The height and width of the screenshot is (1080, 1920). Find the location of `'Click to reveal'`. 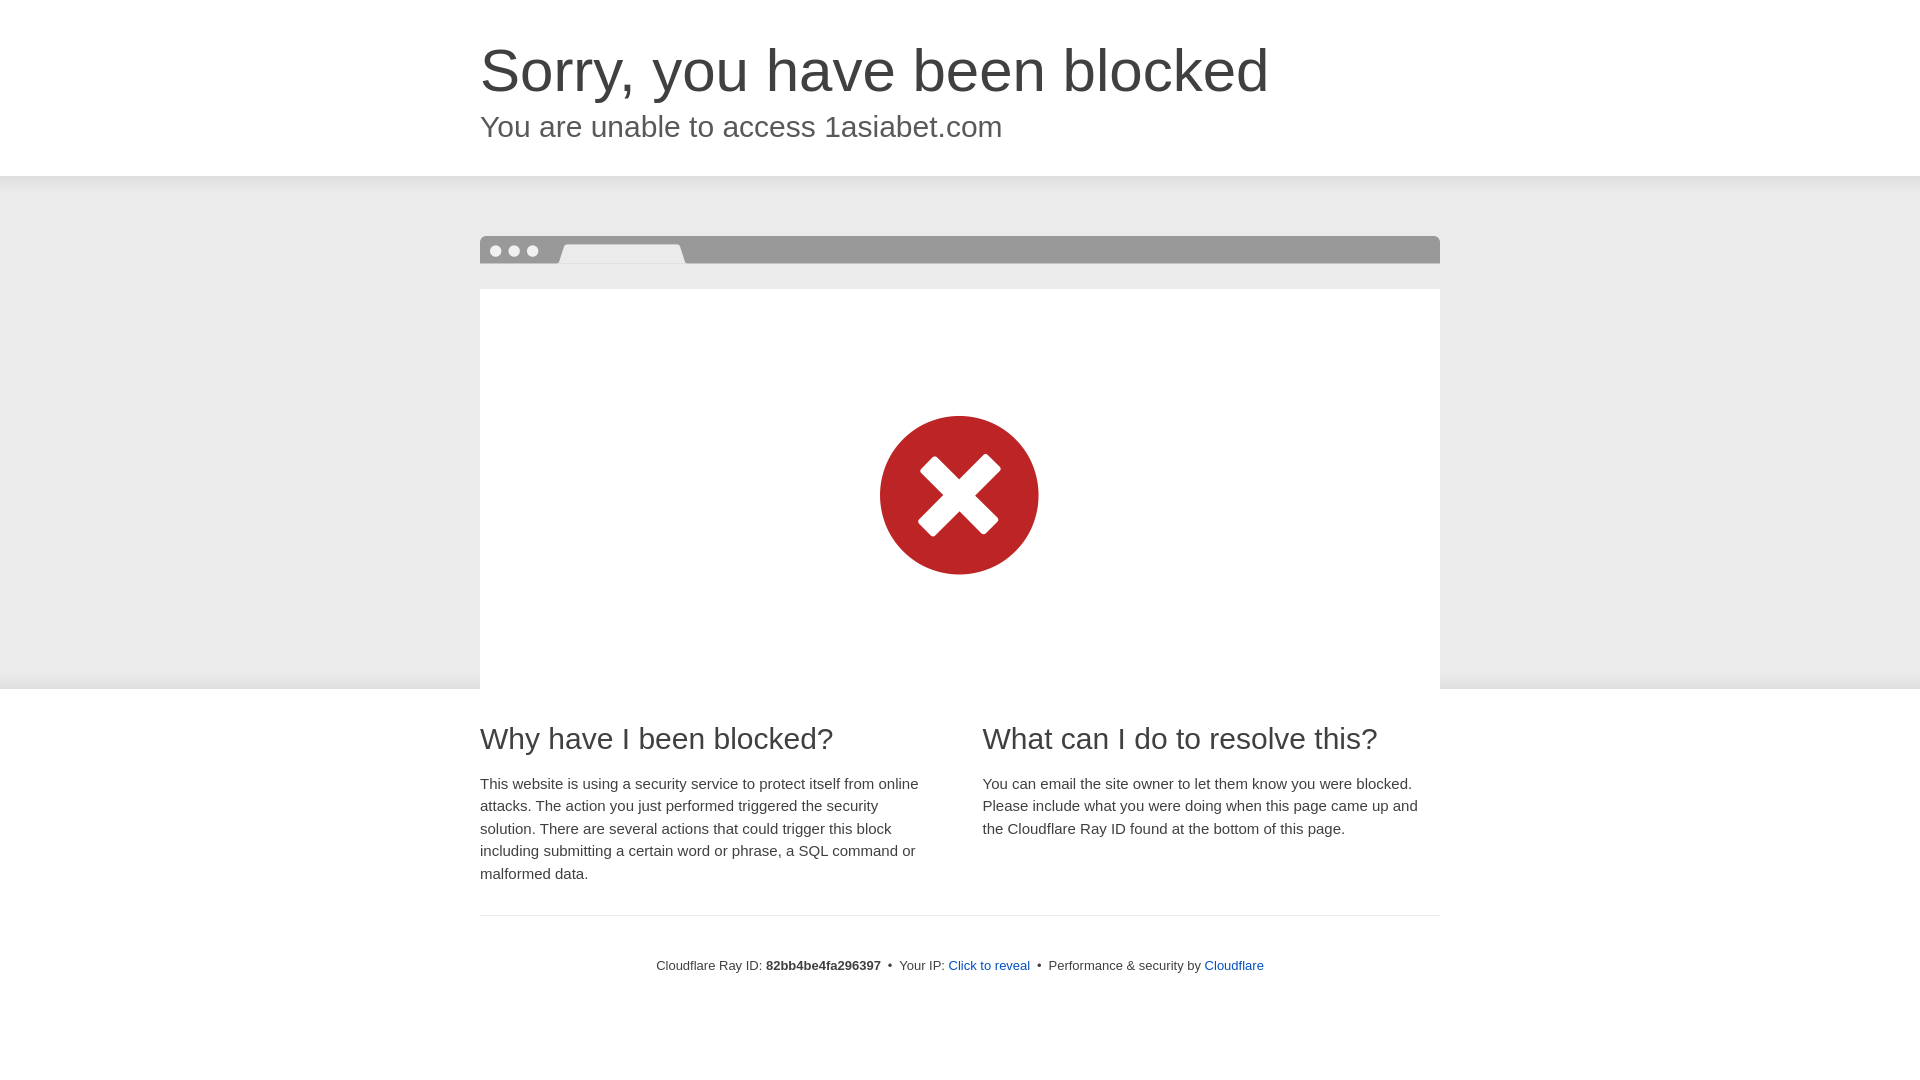

'Click to reveal' is located at coordinates (989, 964).